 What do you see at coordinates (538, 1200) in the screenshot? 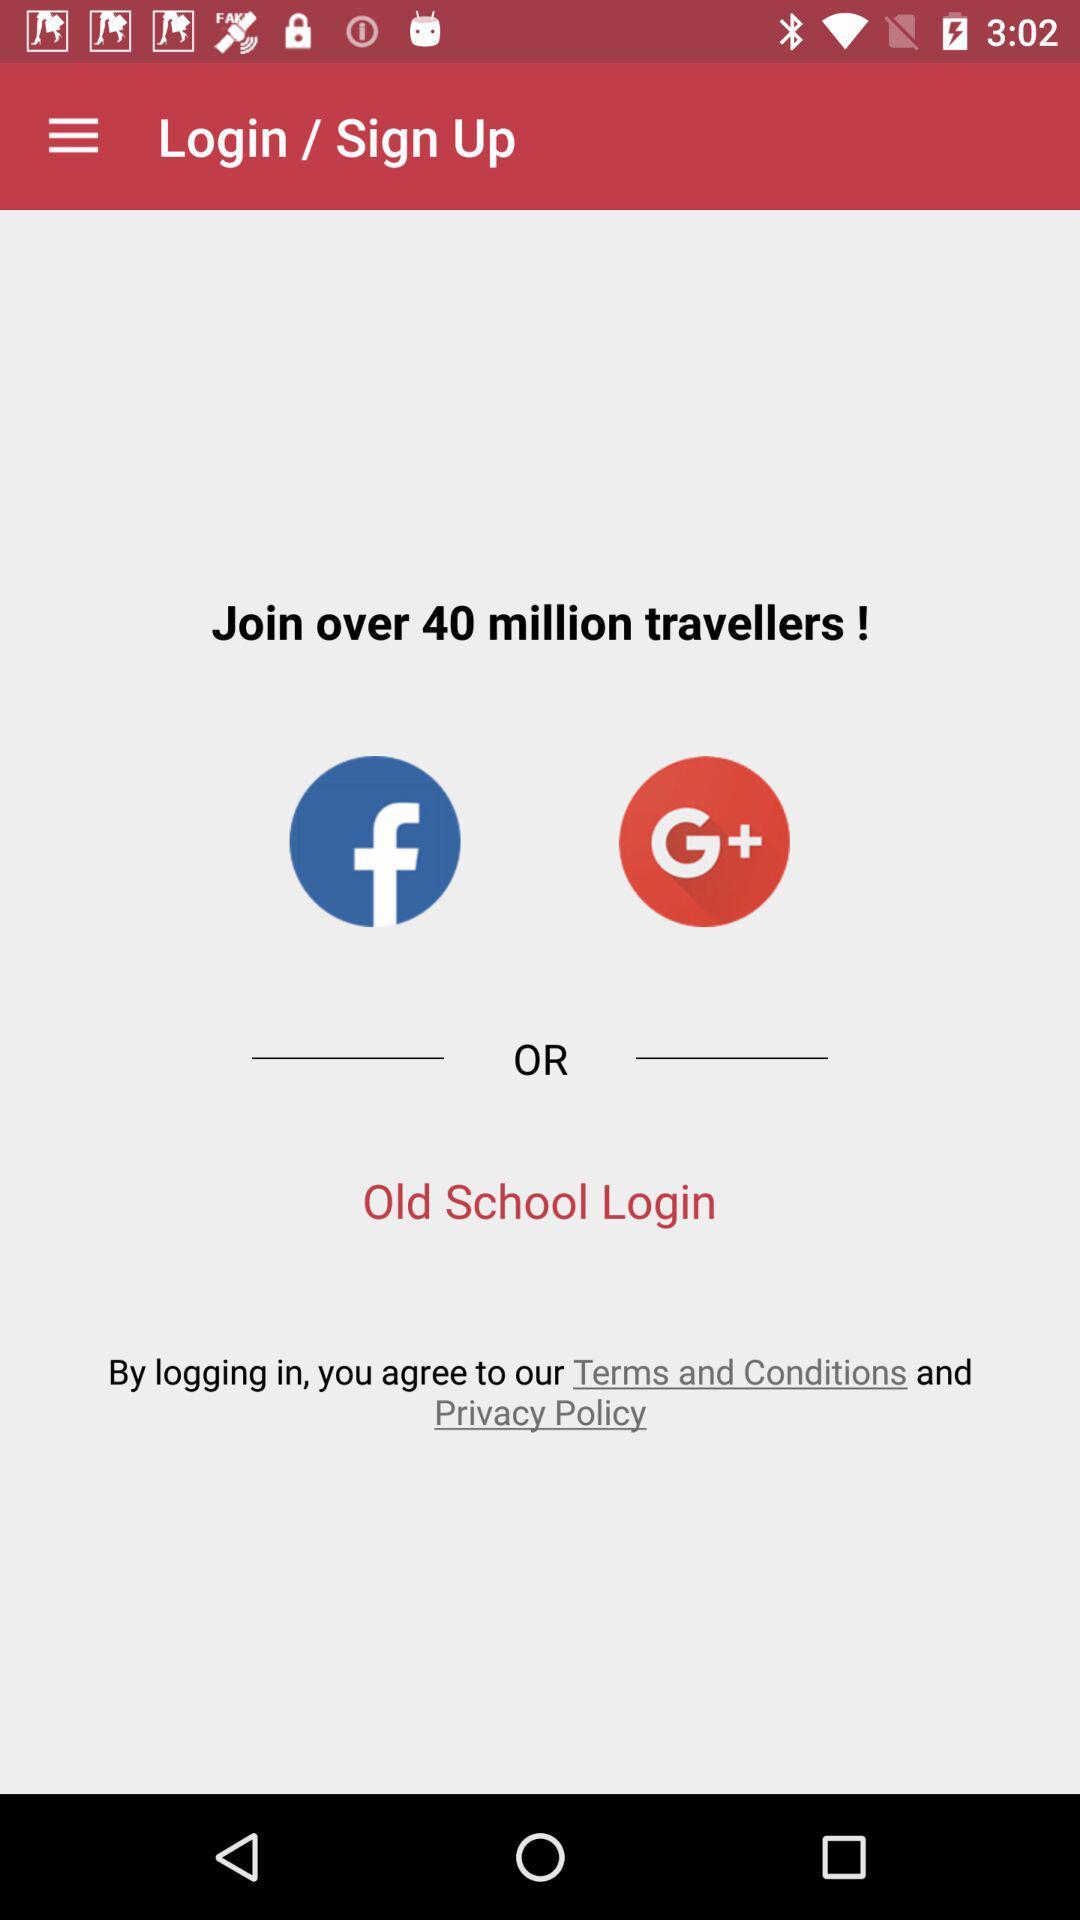
I see `the old school login` at bounding box center [538, 1200].